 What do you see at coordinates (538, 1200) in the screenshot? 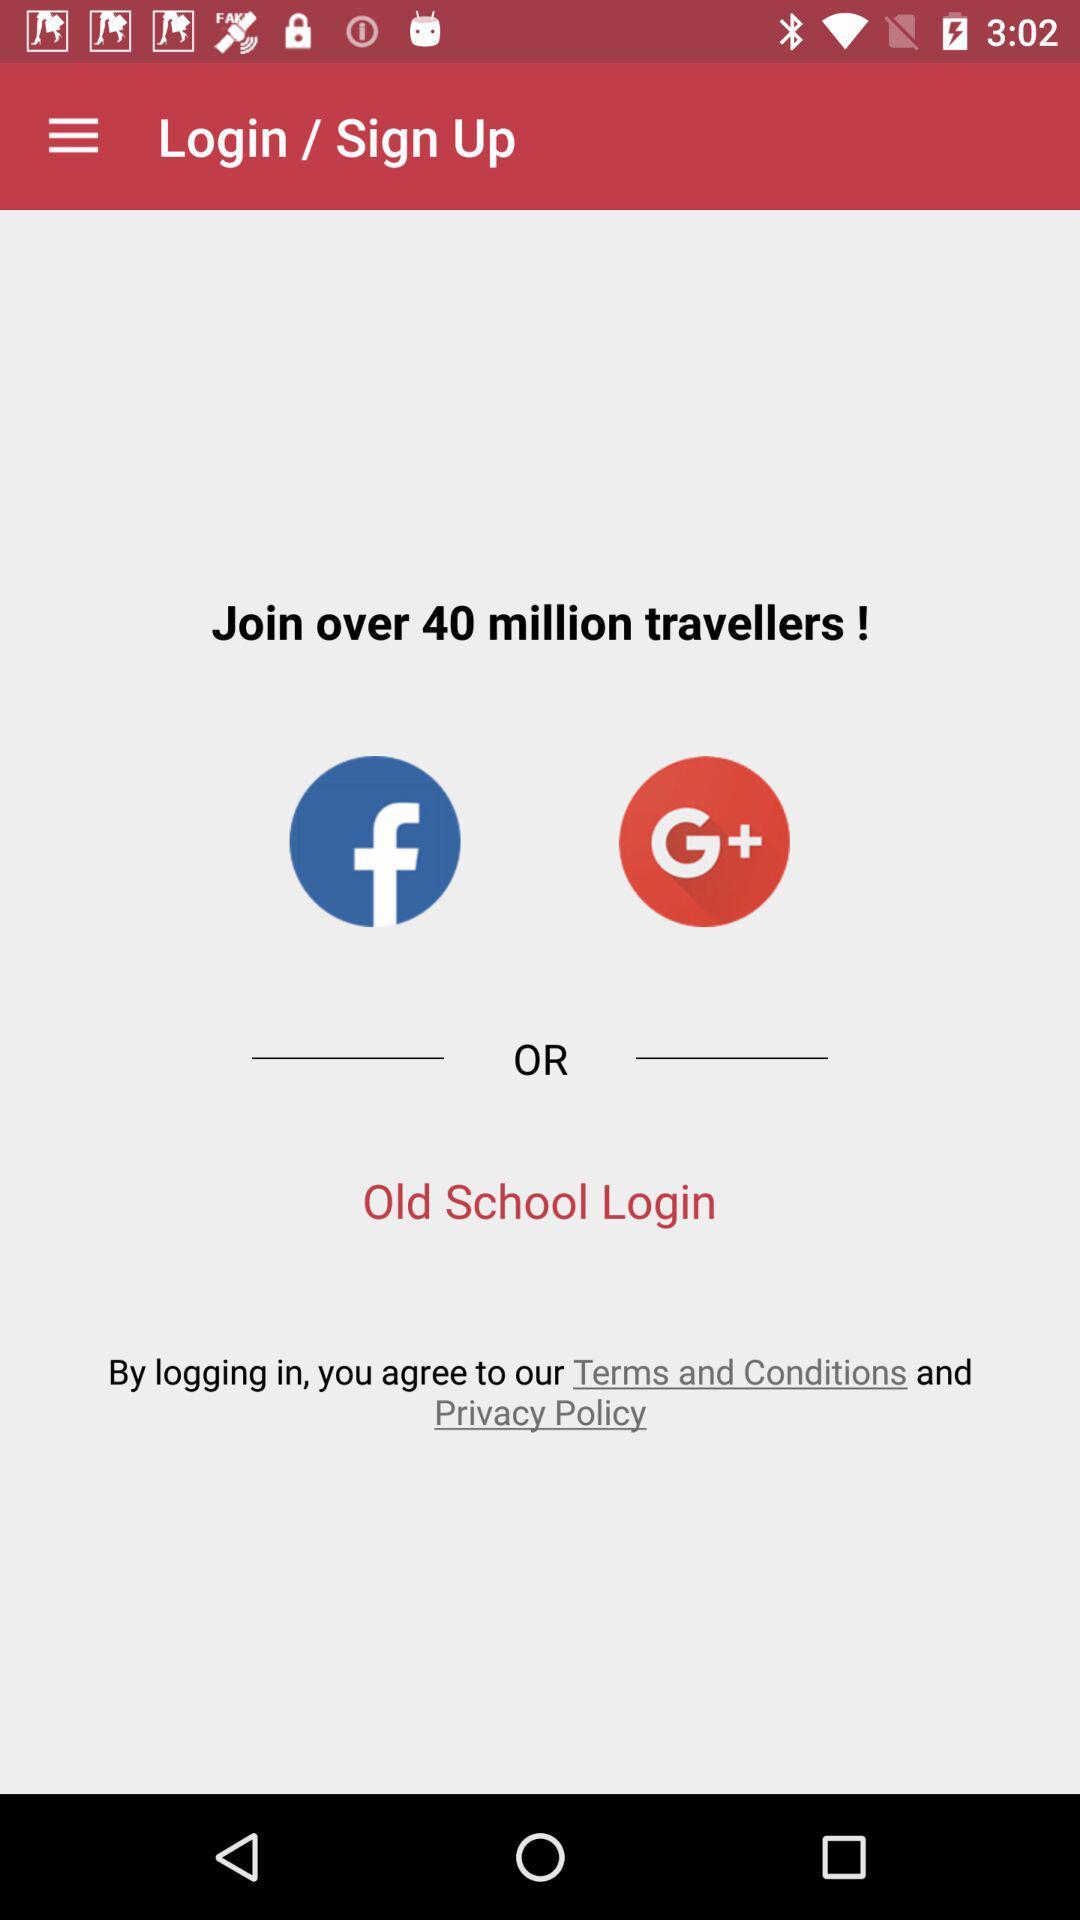
I see `the old school login` at bounding box center [538, 1200].